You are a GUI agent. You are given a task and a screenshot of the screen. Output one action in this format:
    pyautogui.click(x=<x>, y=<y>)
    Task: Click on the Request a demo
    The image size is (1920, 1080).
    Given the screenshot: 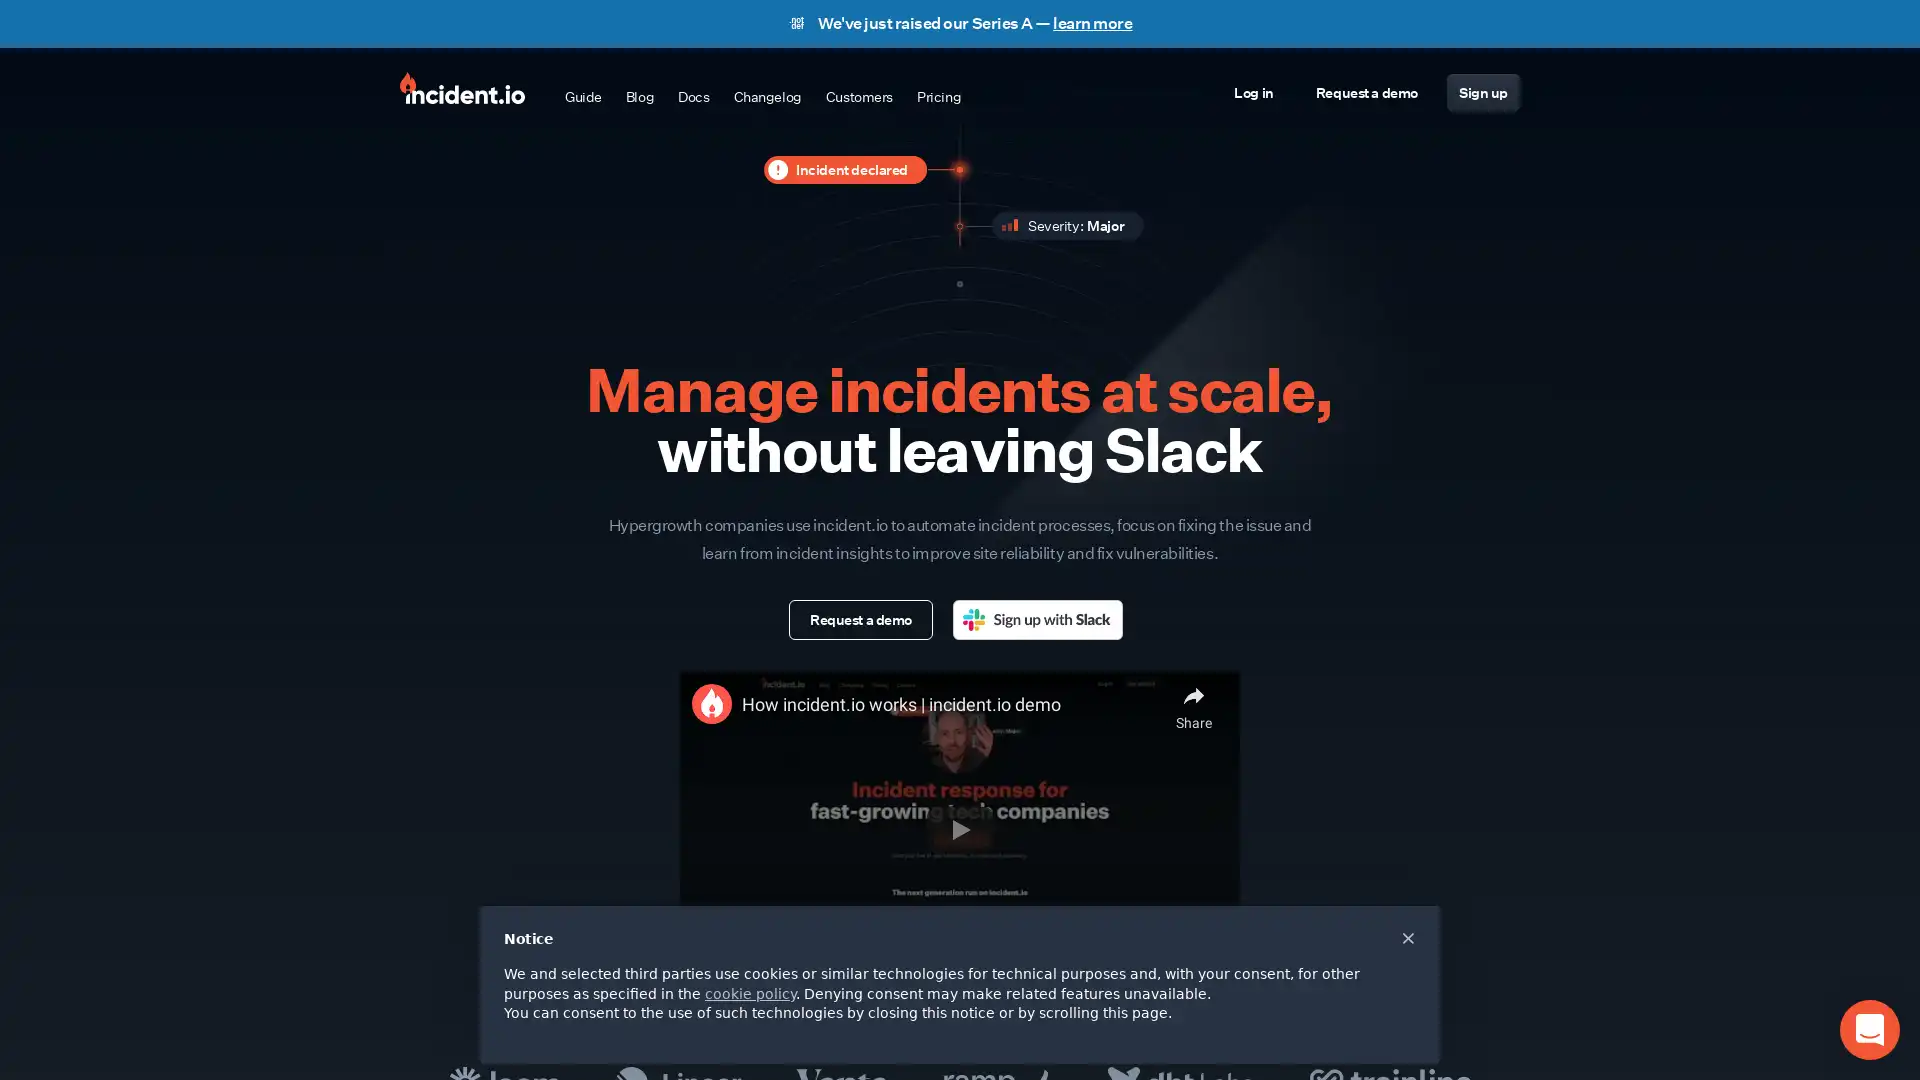 What is the action you would take?
    pyautogui.click(x=860, y=619)
    